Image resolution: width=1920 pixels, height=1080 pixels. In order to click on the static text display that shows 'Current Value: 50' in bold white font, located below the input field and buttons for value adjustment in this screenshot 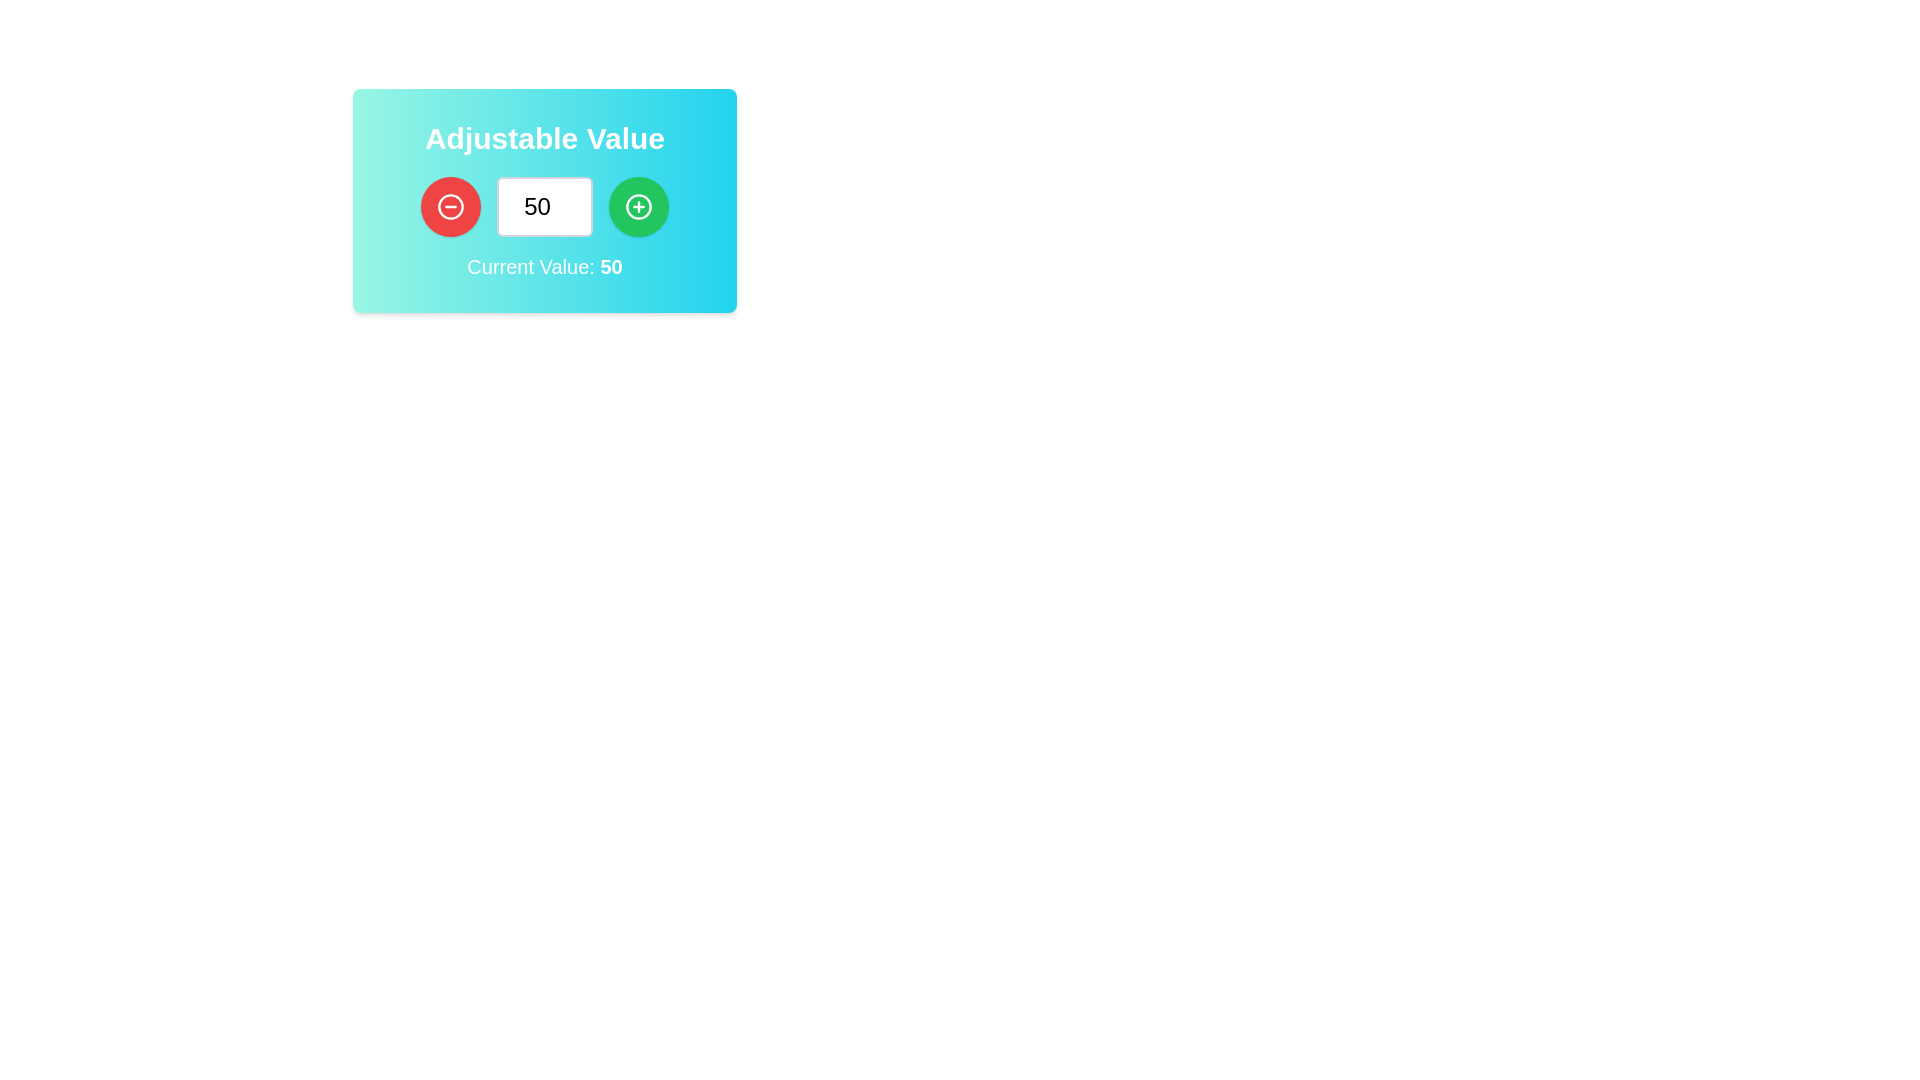, I will do `click(545, 265)`.